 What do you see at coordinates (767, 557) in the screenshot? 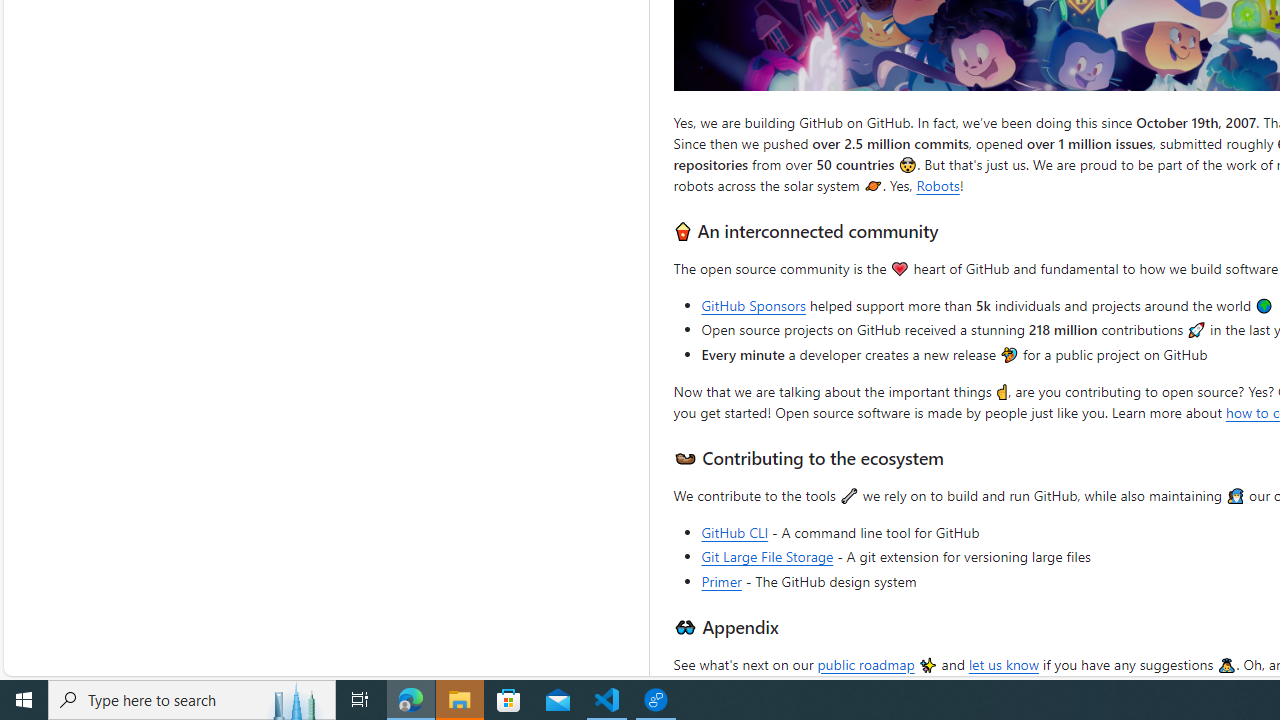
I see `'Git Large File Storage'` at bounding box center [767, 557].